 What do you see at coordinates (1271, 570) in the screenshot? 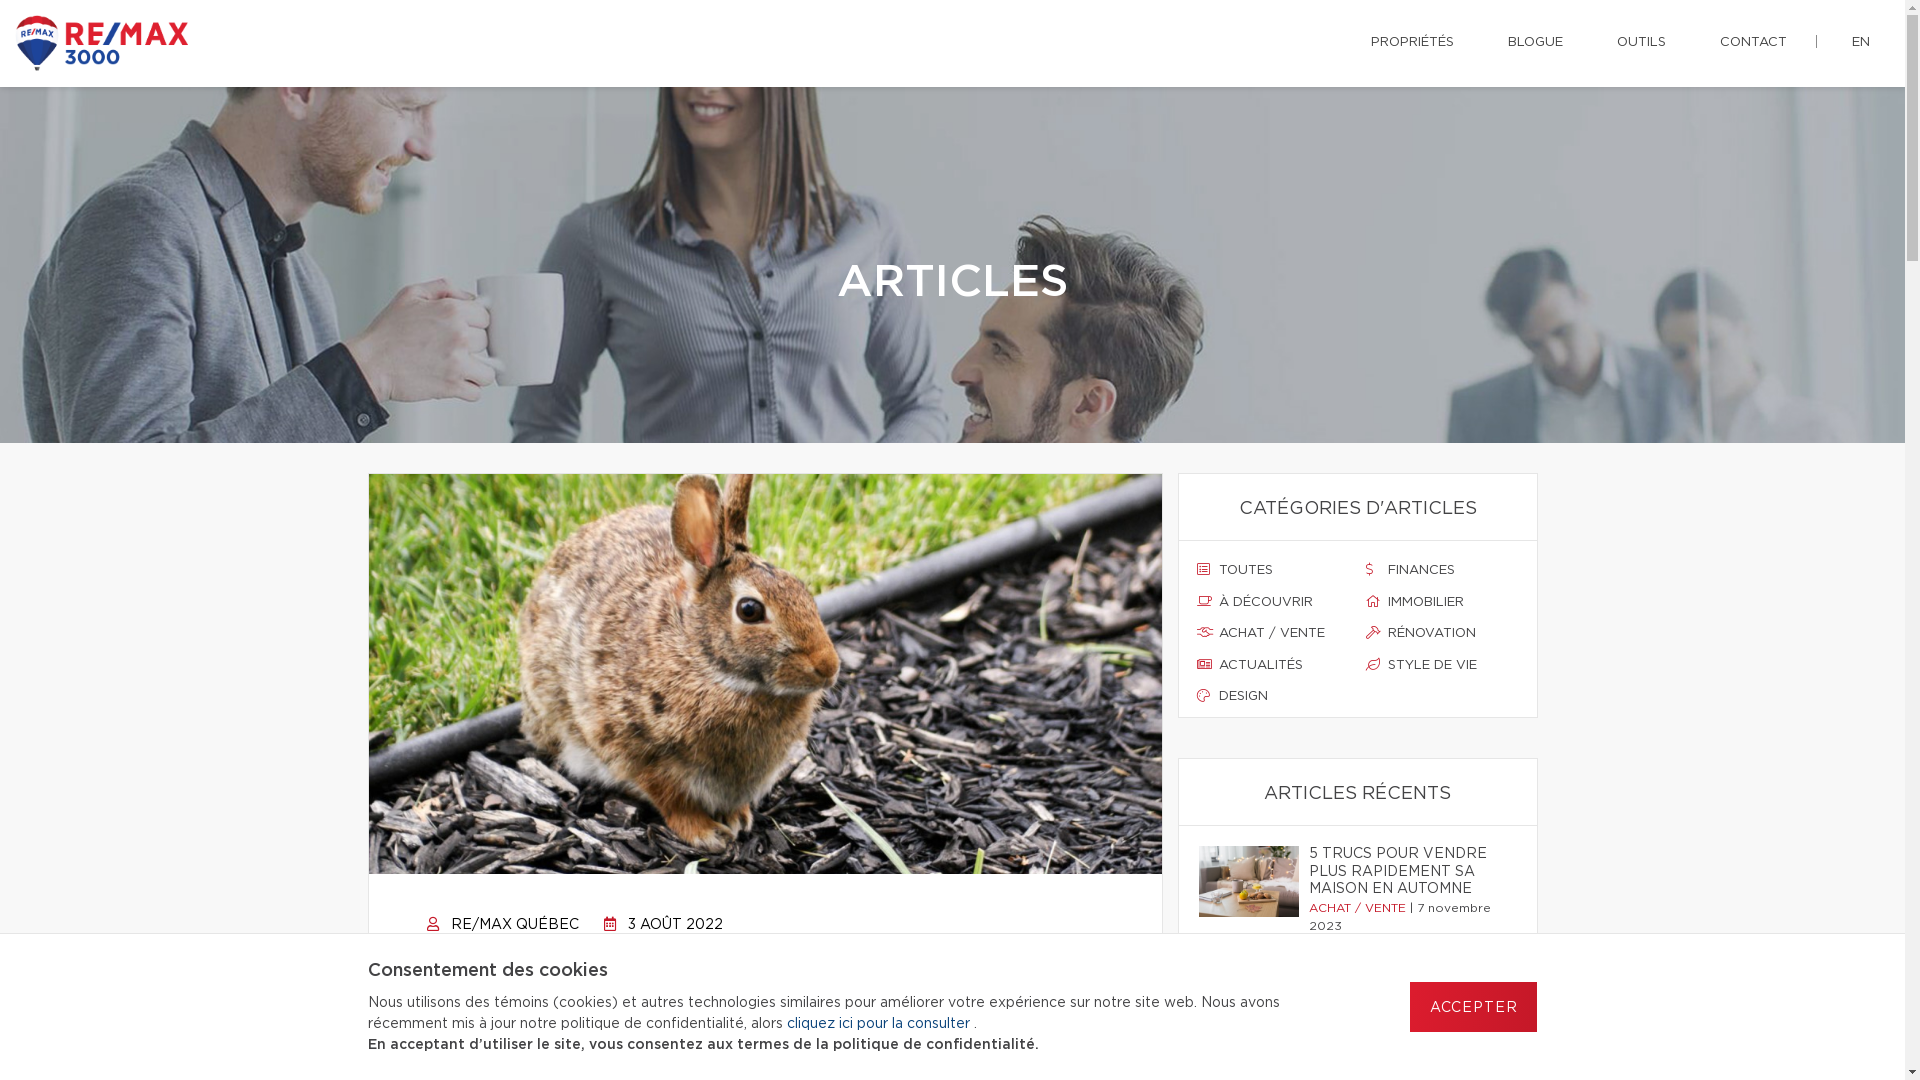
I see `'TOUTES'` at bounding box center [1271, 570].